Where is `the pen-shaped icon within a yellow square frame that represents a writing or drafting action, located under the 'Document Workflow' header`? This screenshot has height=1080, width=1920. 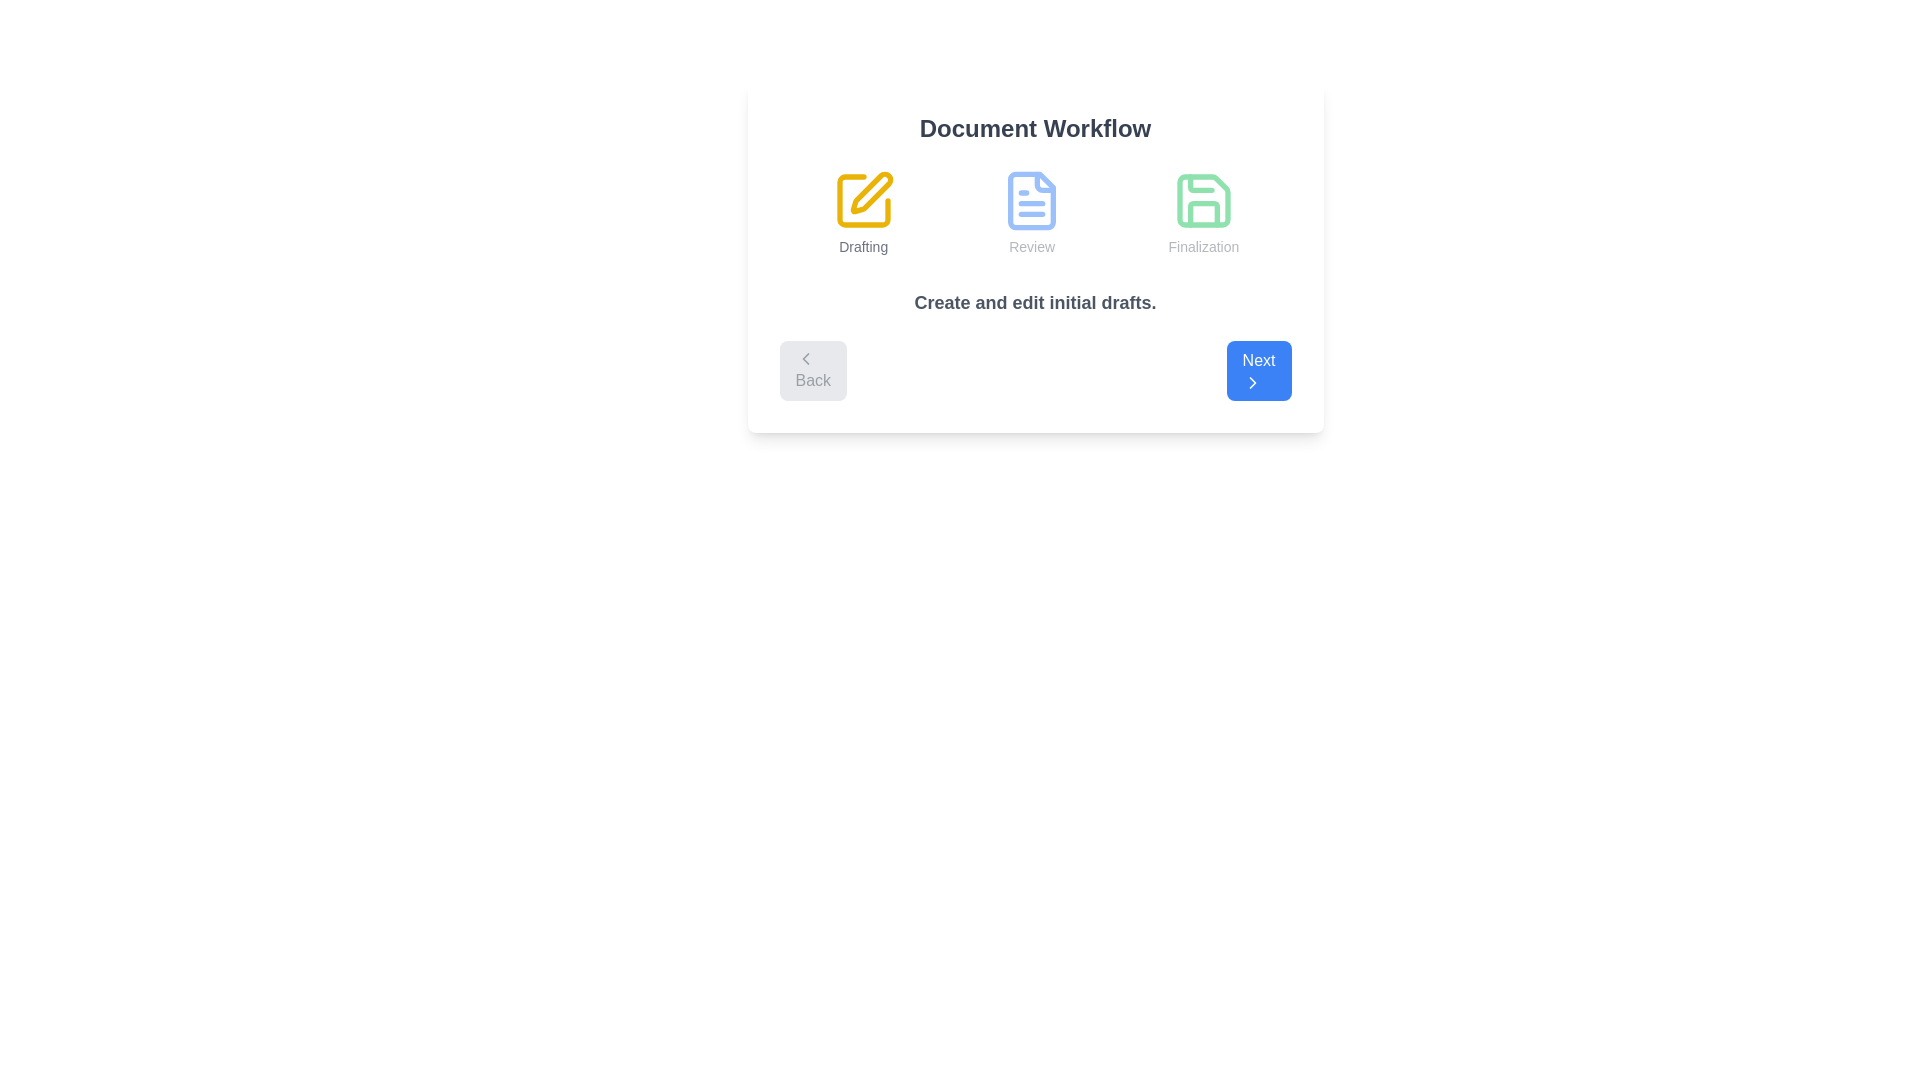 the pen-shaped icon within a yellow square frame that represents a writing or drafting action, located under the 'Document Workflow' header is located at coordinates (863, 200).